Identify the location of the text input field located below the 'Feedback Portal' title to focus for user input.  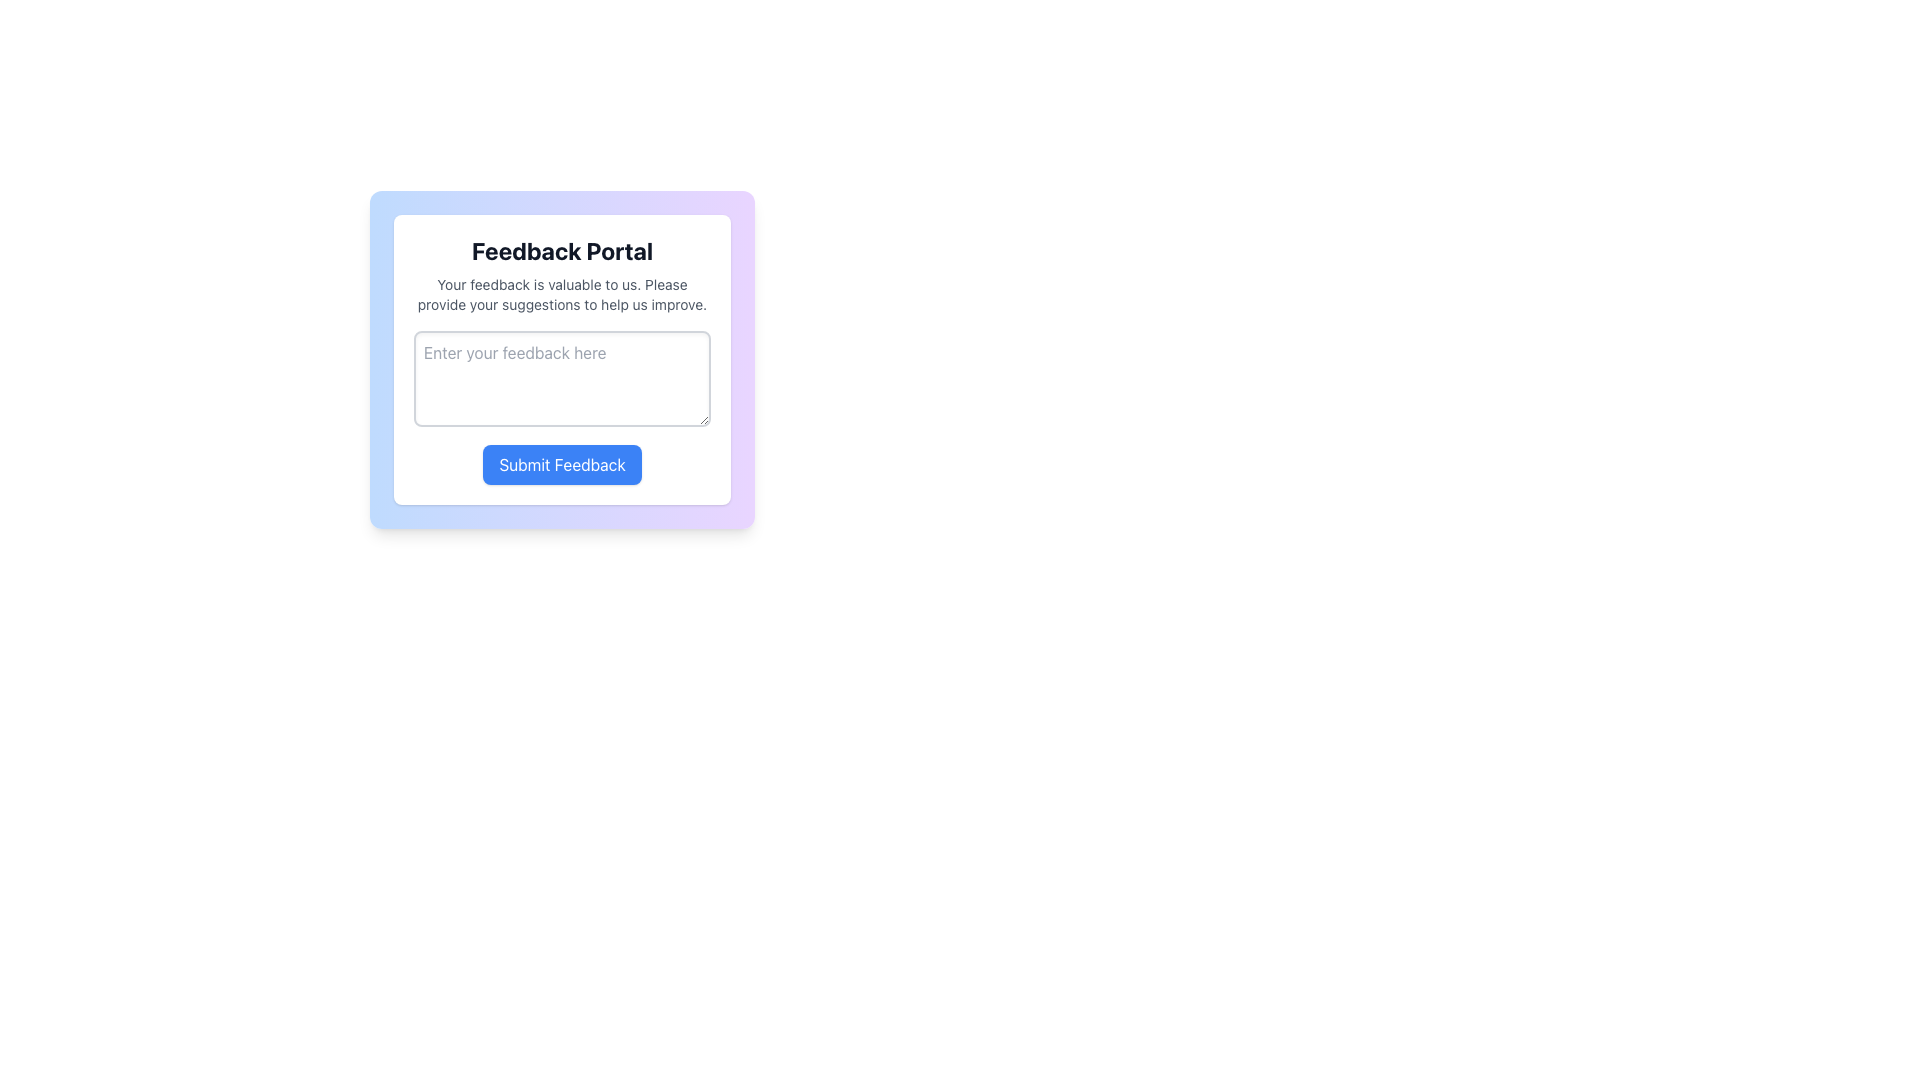
(561, 358).